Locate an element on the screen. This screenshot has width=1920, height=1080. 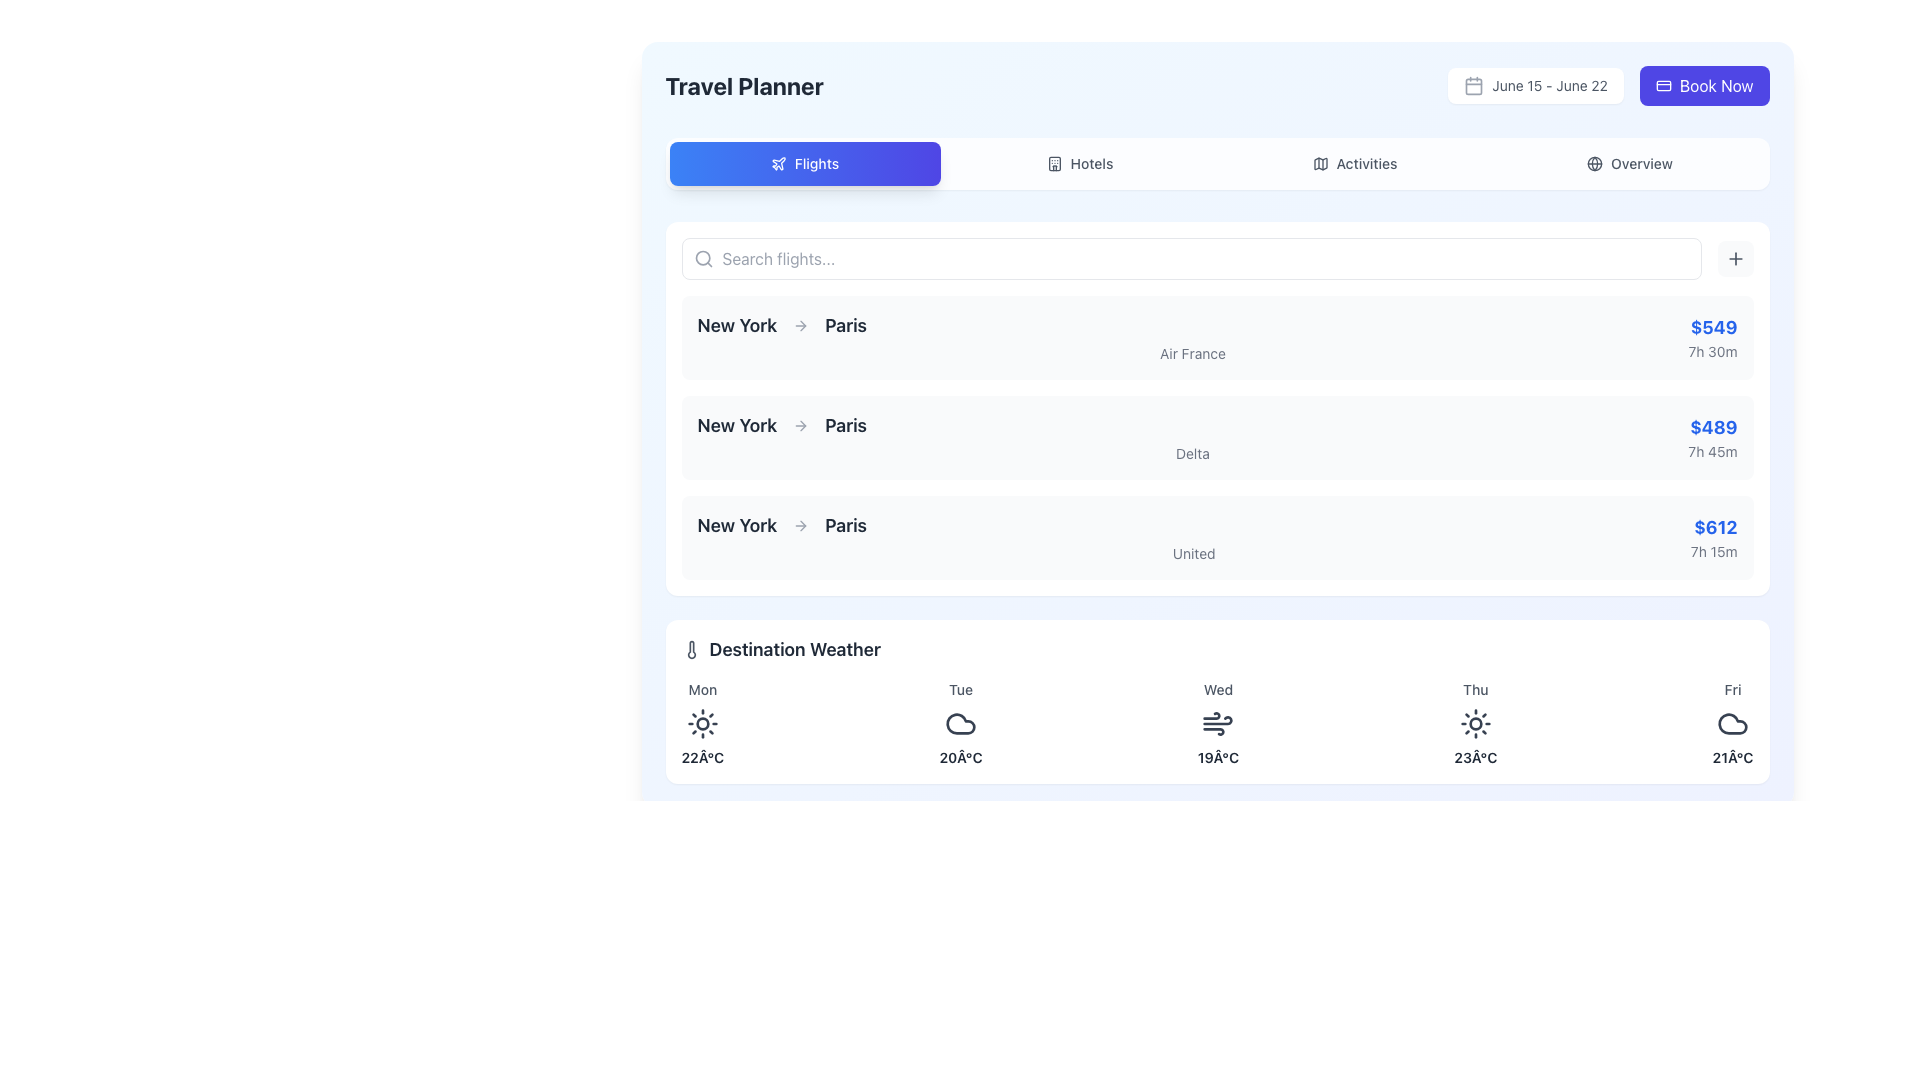
the hotel icon in the navigation bar, which is the second icon labeled 'Hotels' is located at coordinates (1053, 163).